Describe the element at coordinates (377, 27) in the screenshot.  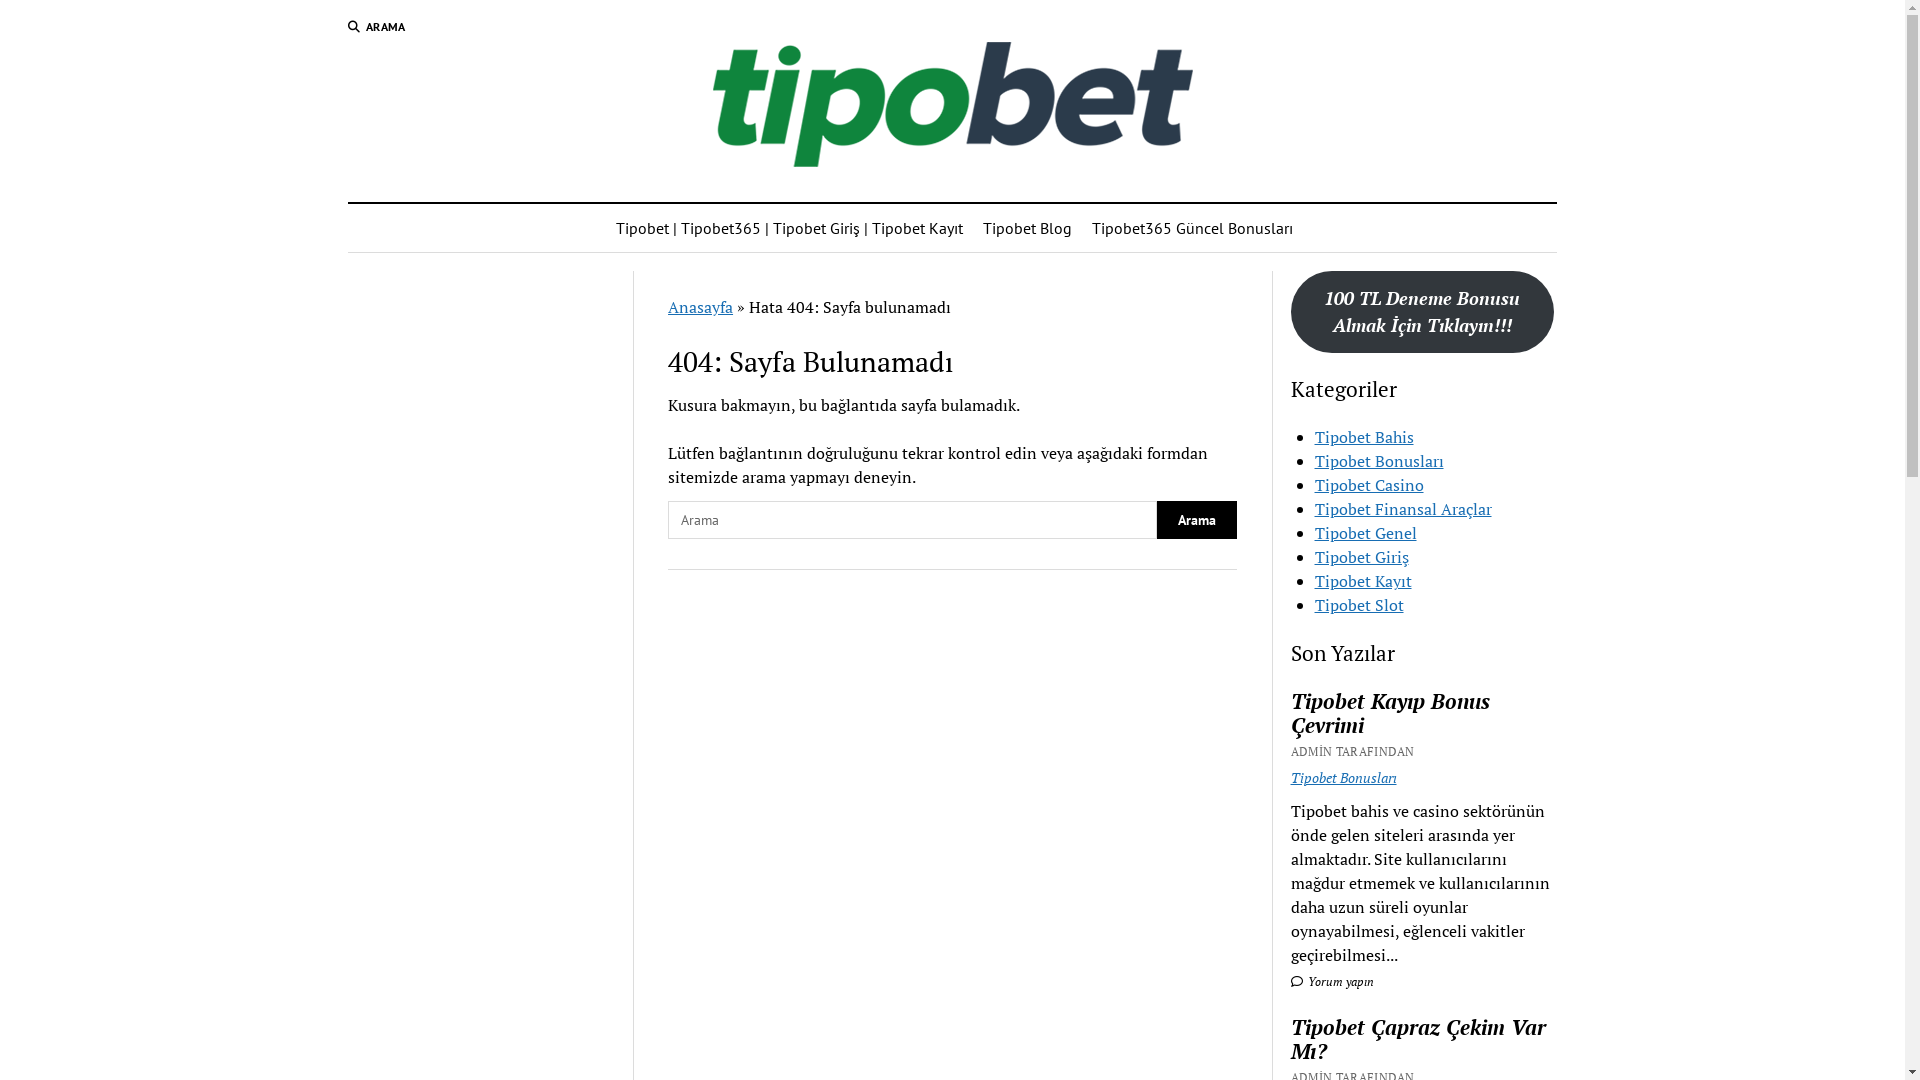
I see `'ARAMA'` at that location.